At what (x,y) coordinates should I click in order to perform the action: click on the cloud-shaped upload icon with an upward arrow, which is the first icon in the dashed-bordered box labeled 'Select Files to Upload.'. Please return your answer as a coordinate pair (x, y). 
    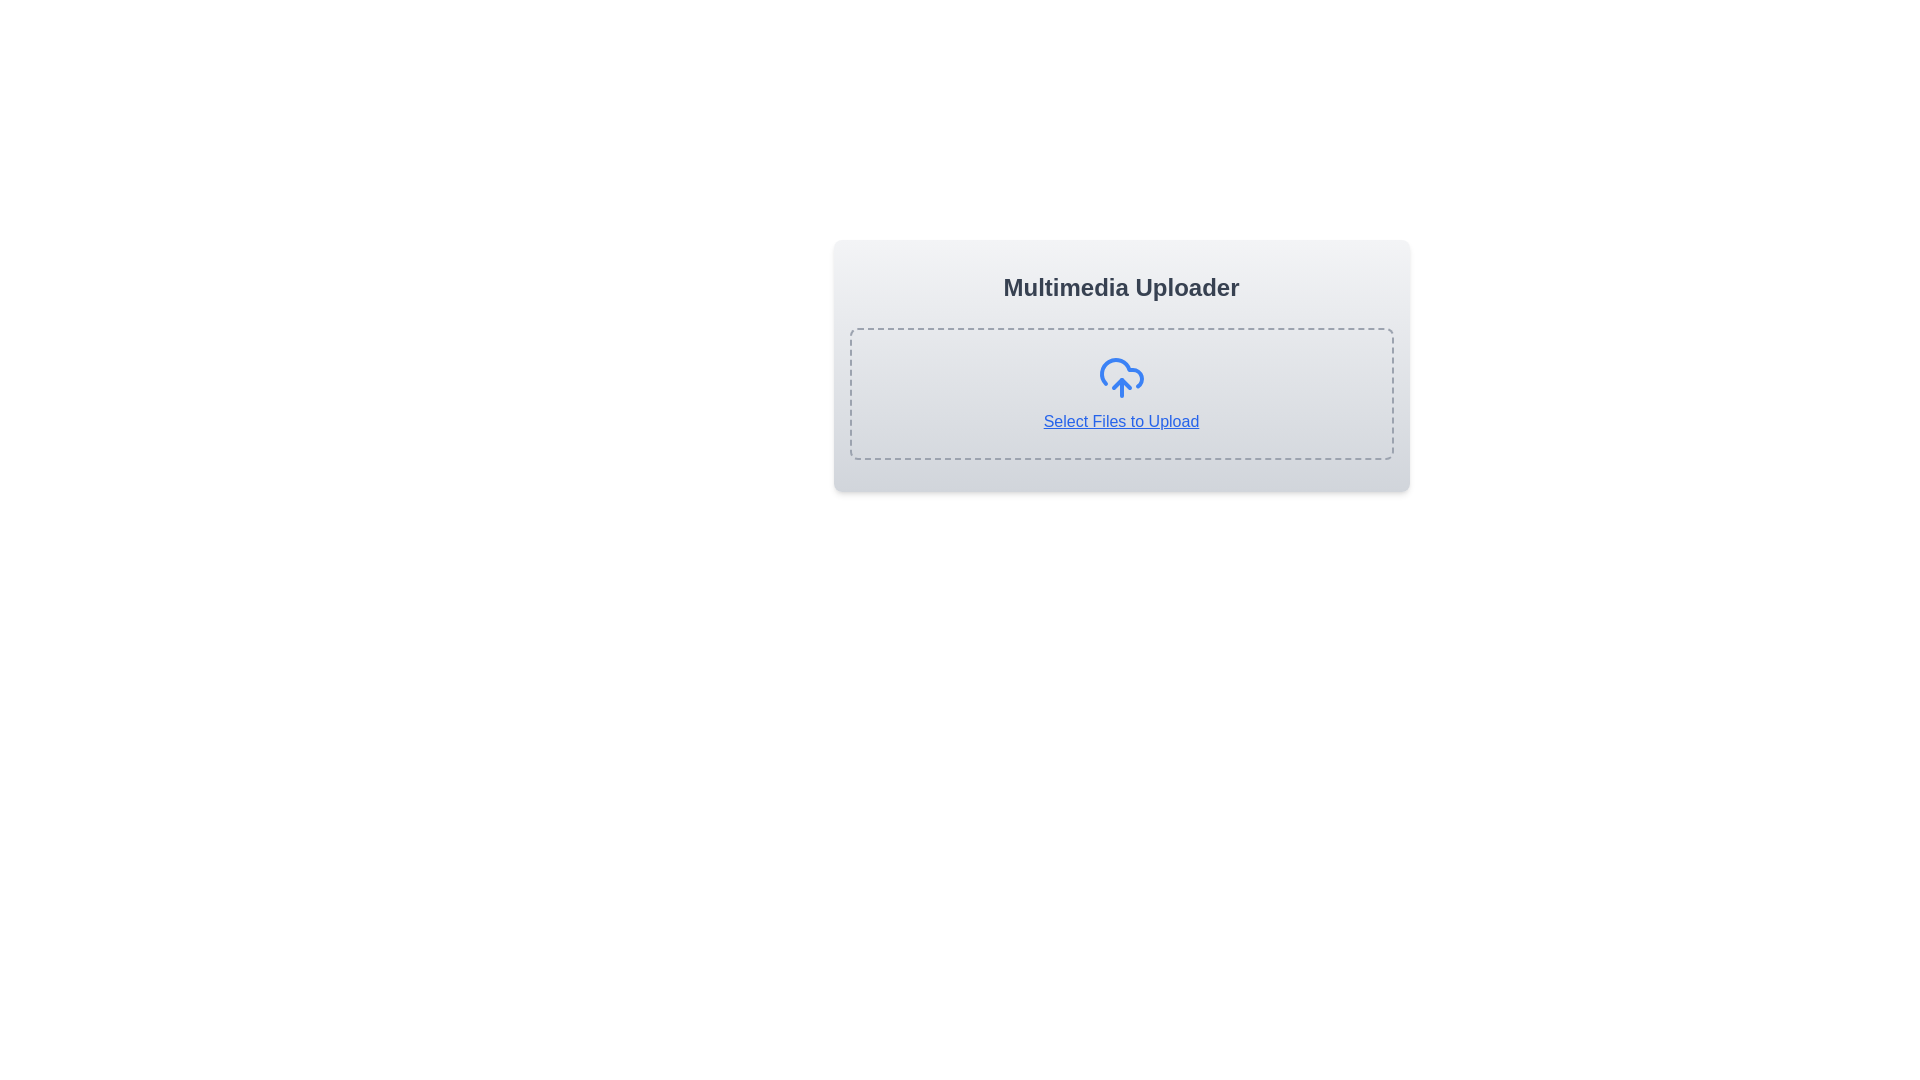
    Looking at the image, I should click on (1121, 378).